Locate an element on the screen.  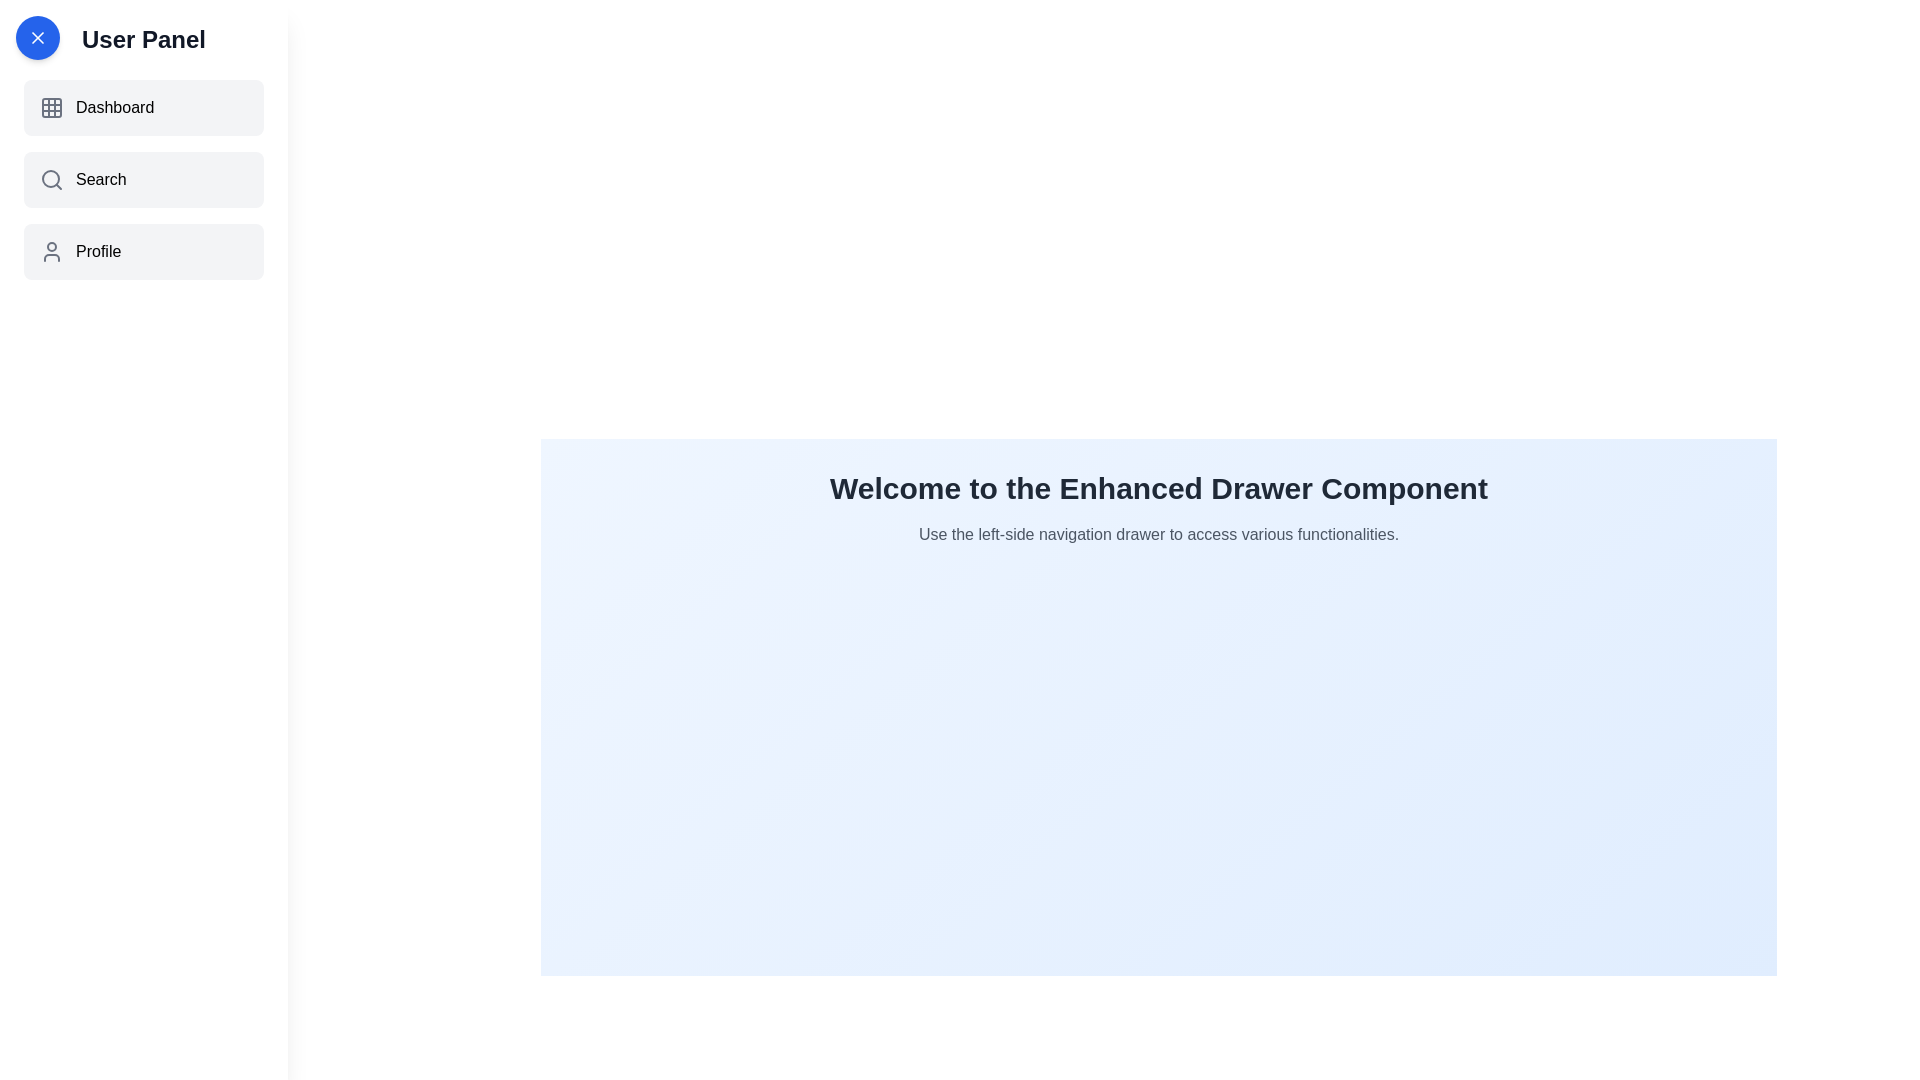
the close button located in the top-left corner of the interface is located at coordinates (38, 38).